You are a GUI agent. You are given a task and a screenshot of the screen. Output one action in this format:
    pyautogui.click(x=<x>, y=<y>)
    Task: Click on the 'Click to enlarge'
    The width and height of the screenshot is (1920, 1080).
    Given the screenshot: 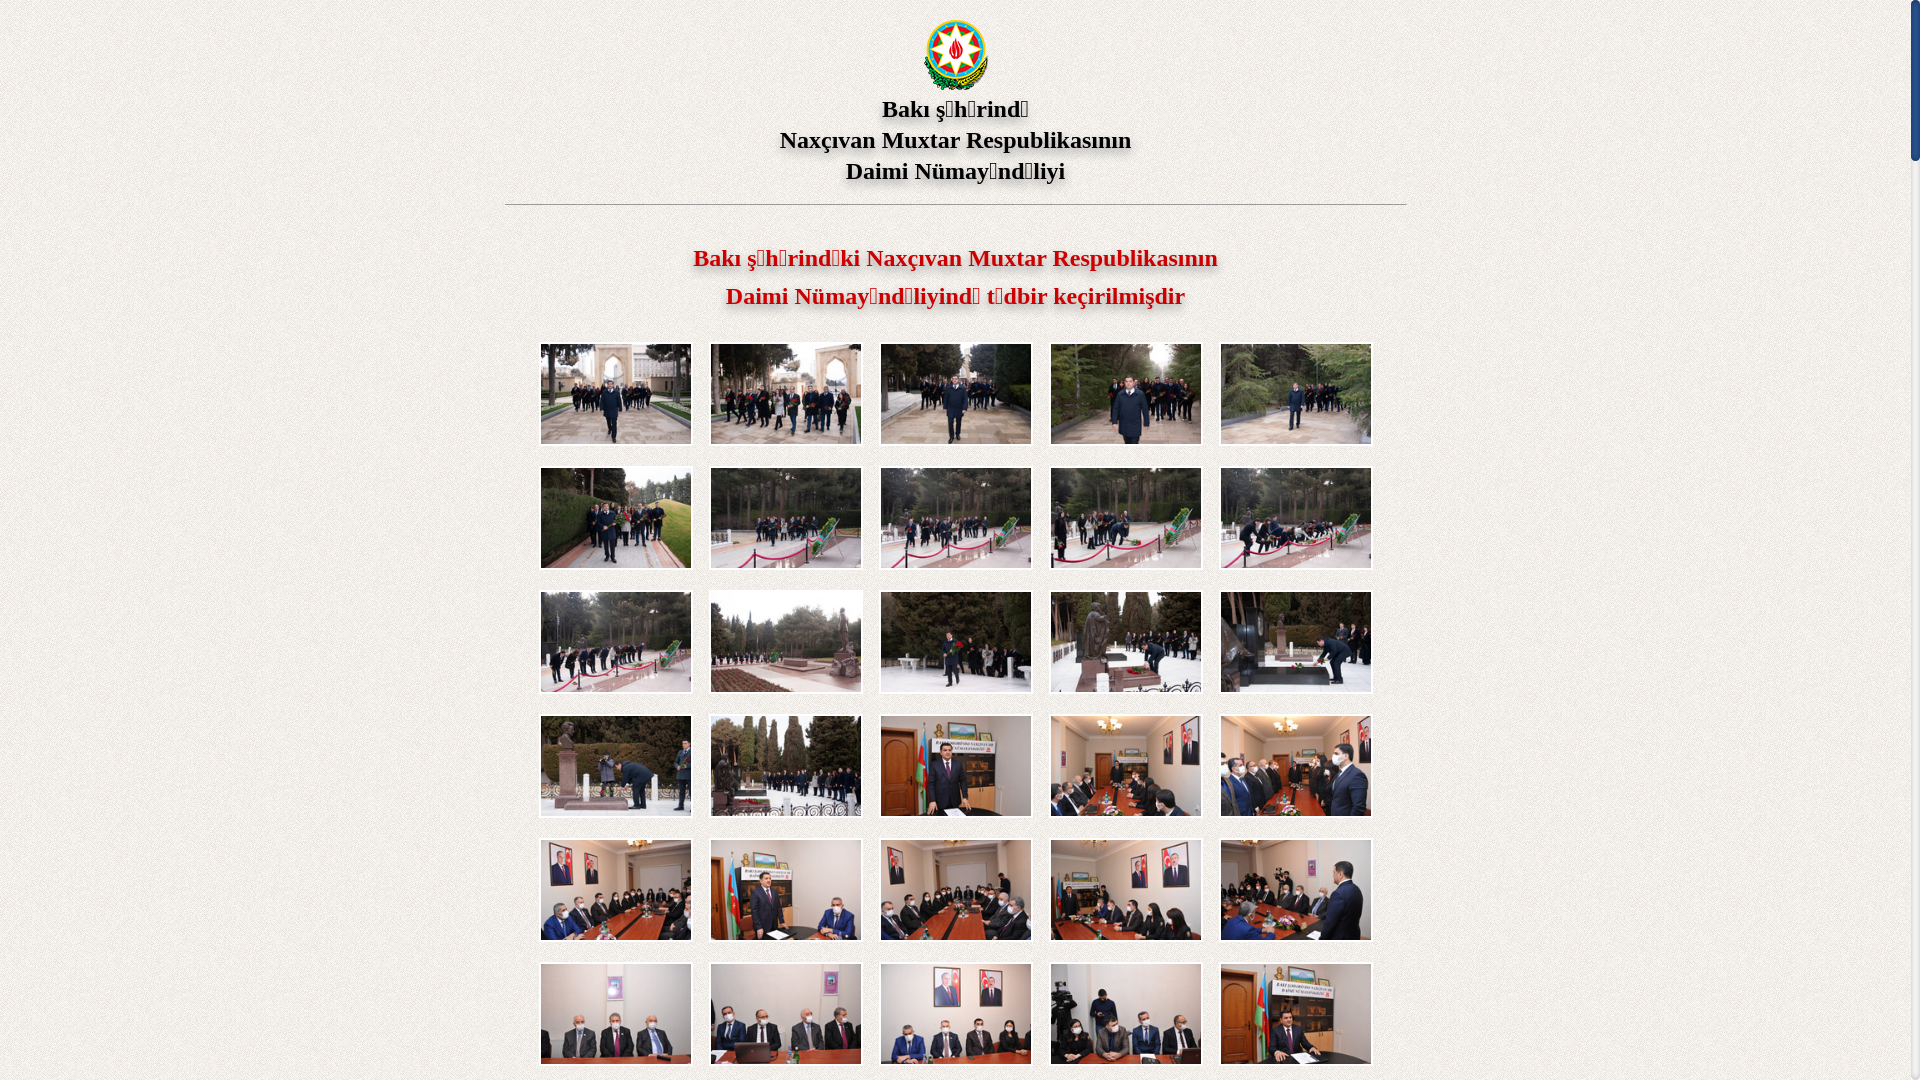 What is the action you would take?
    pyautogui.click(x=1295, y=1014)
    